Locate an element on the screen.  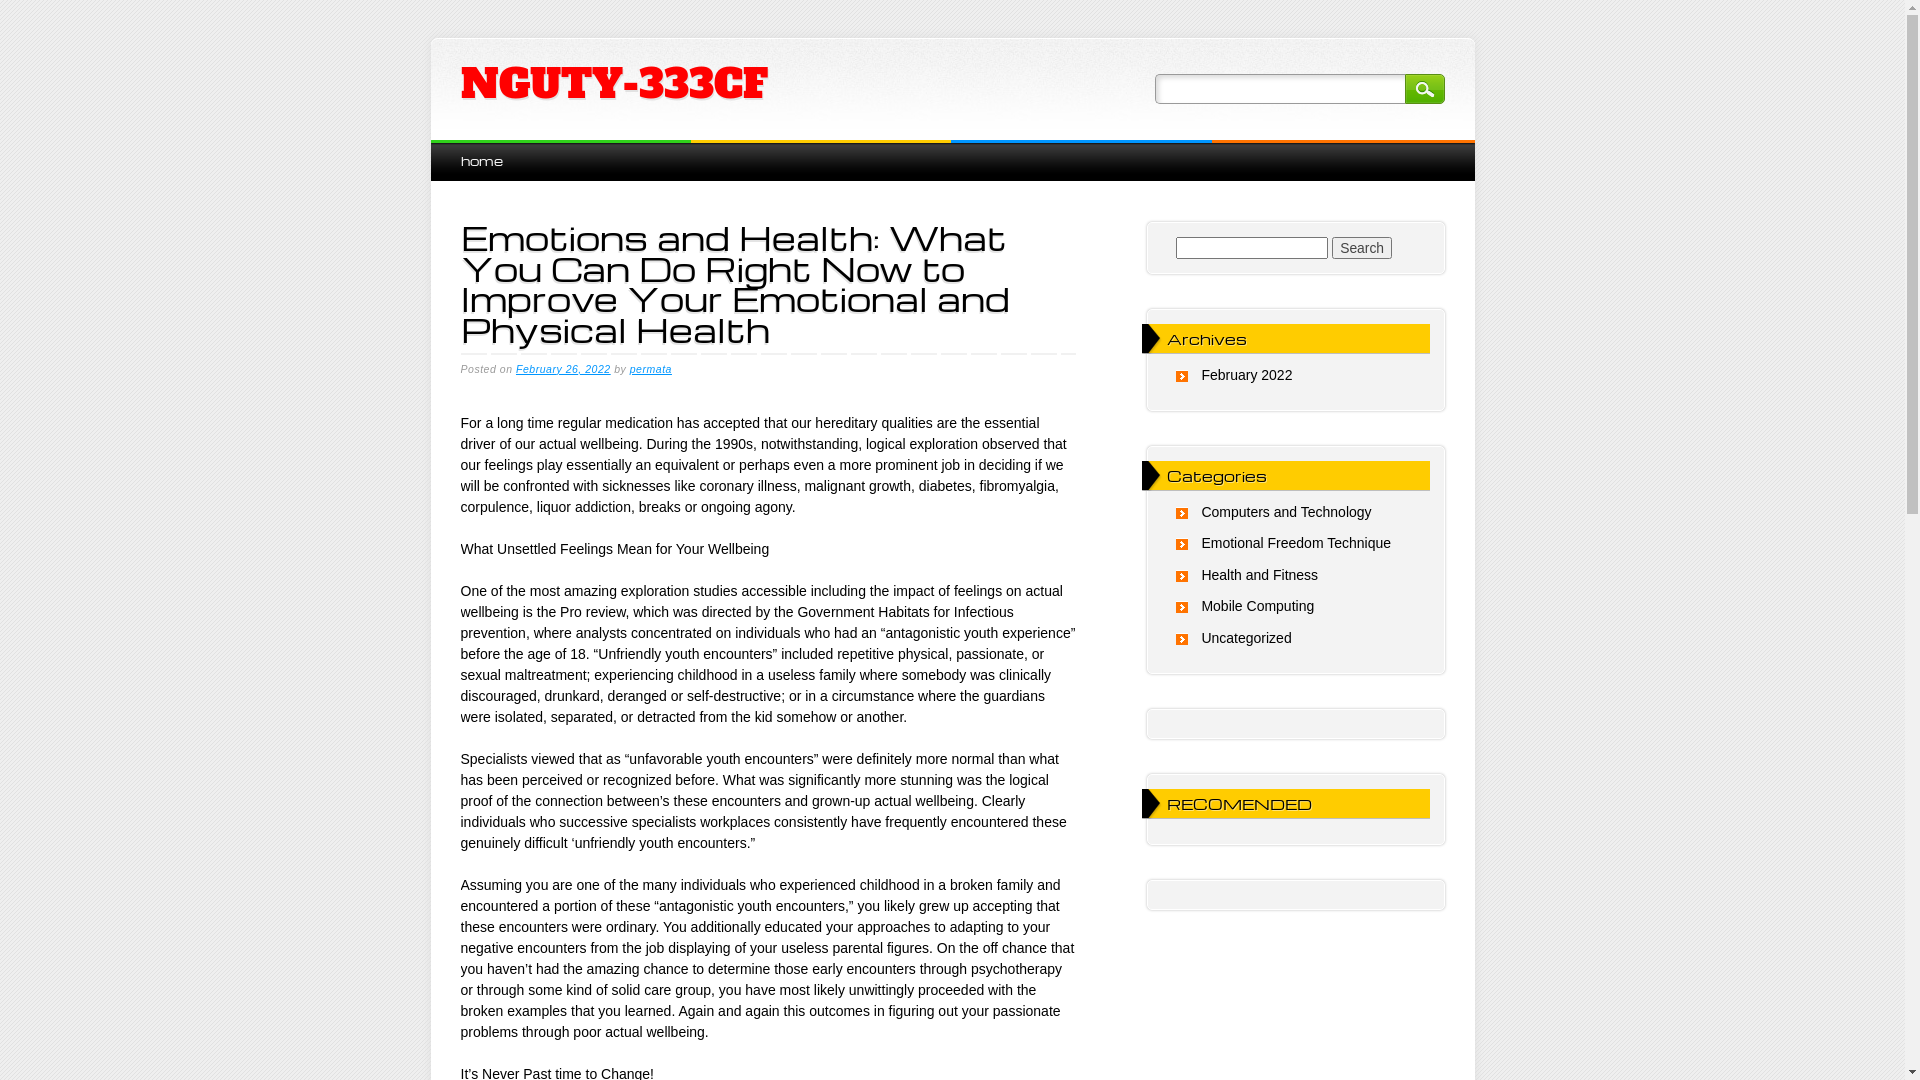
'Search' is located at coordinates (1361, 246).